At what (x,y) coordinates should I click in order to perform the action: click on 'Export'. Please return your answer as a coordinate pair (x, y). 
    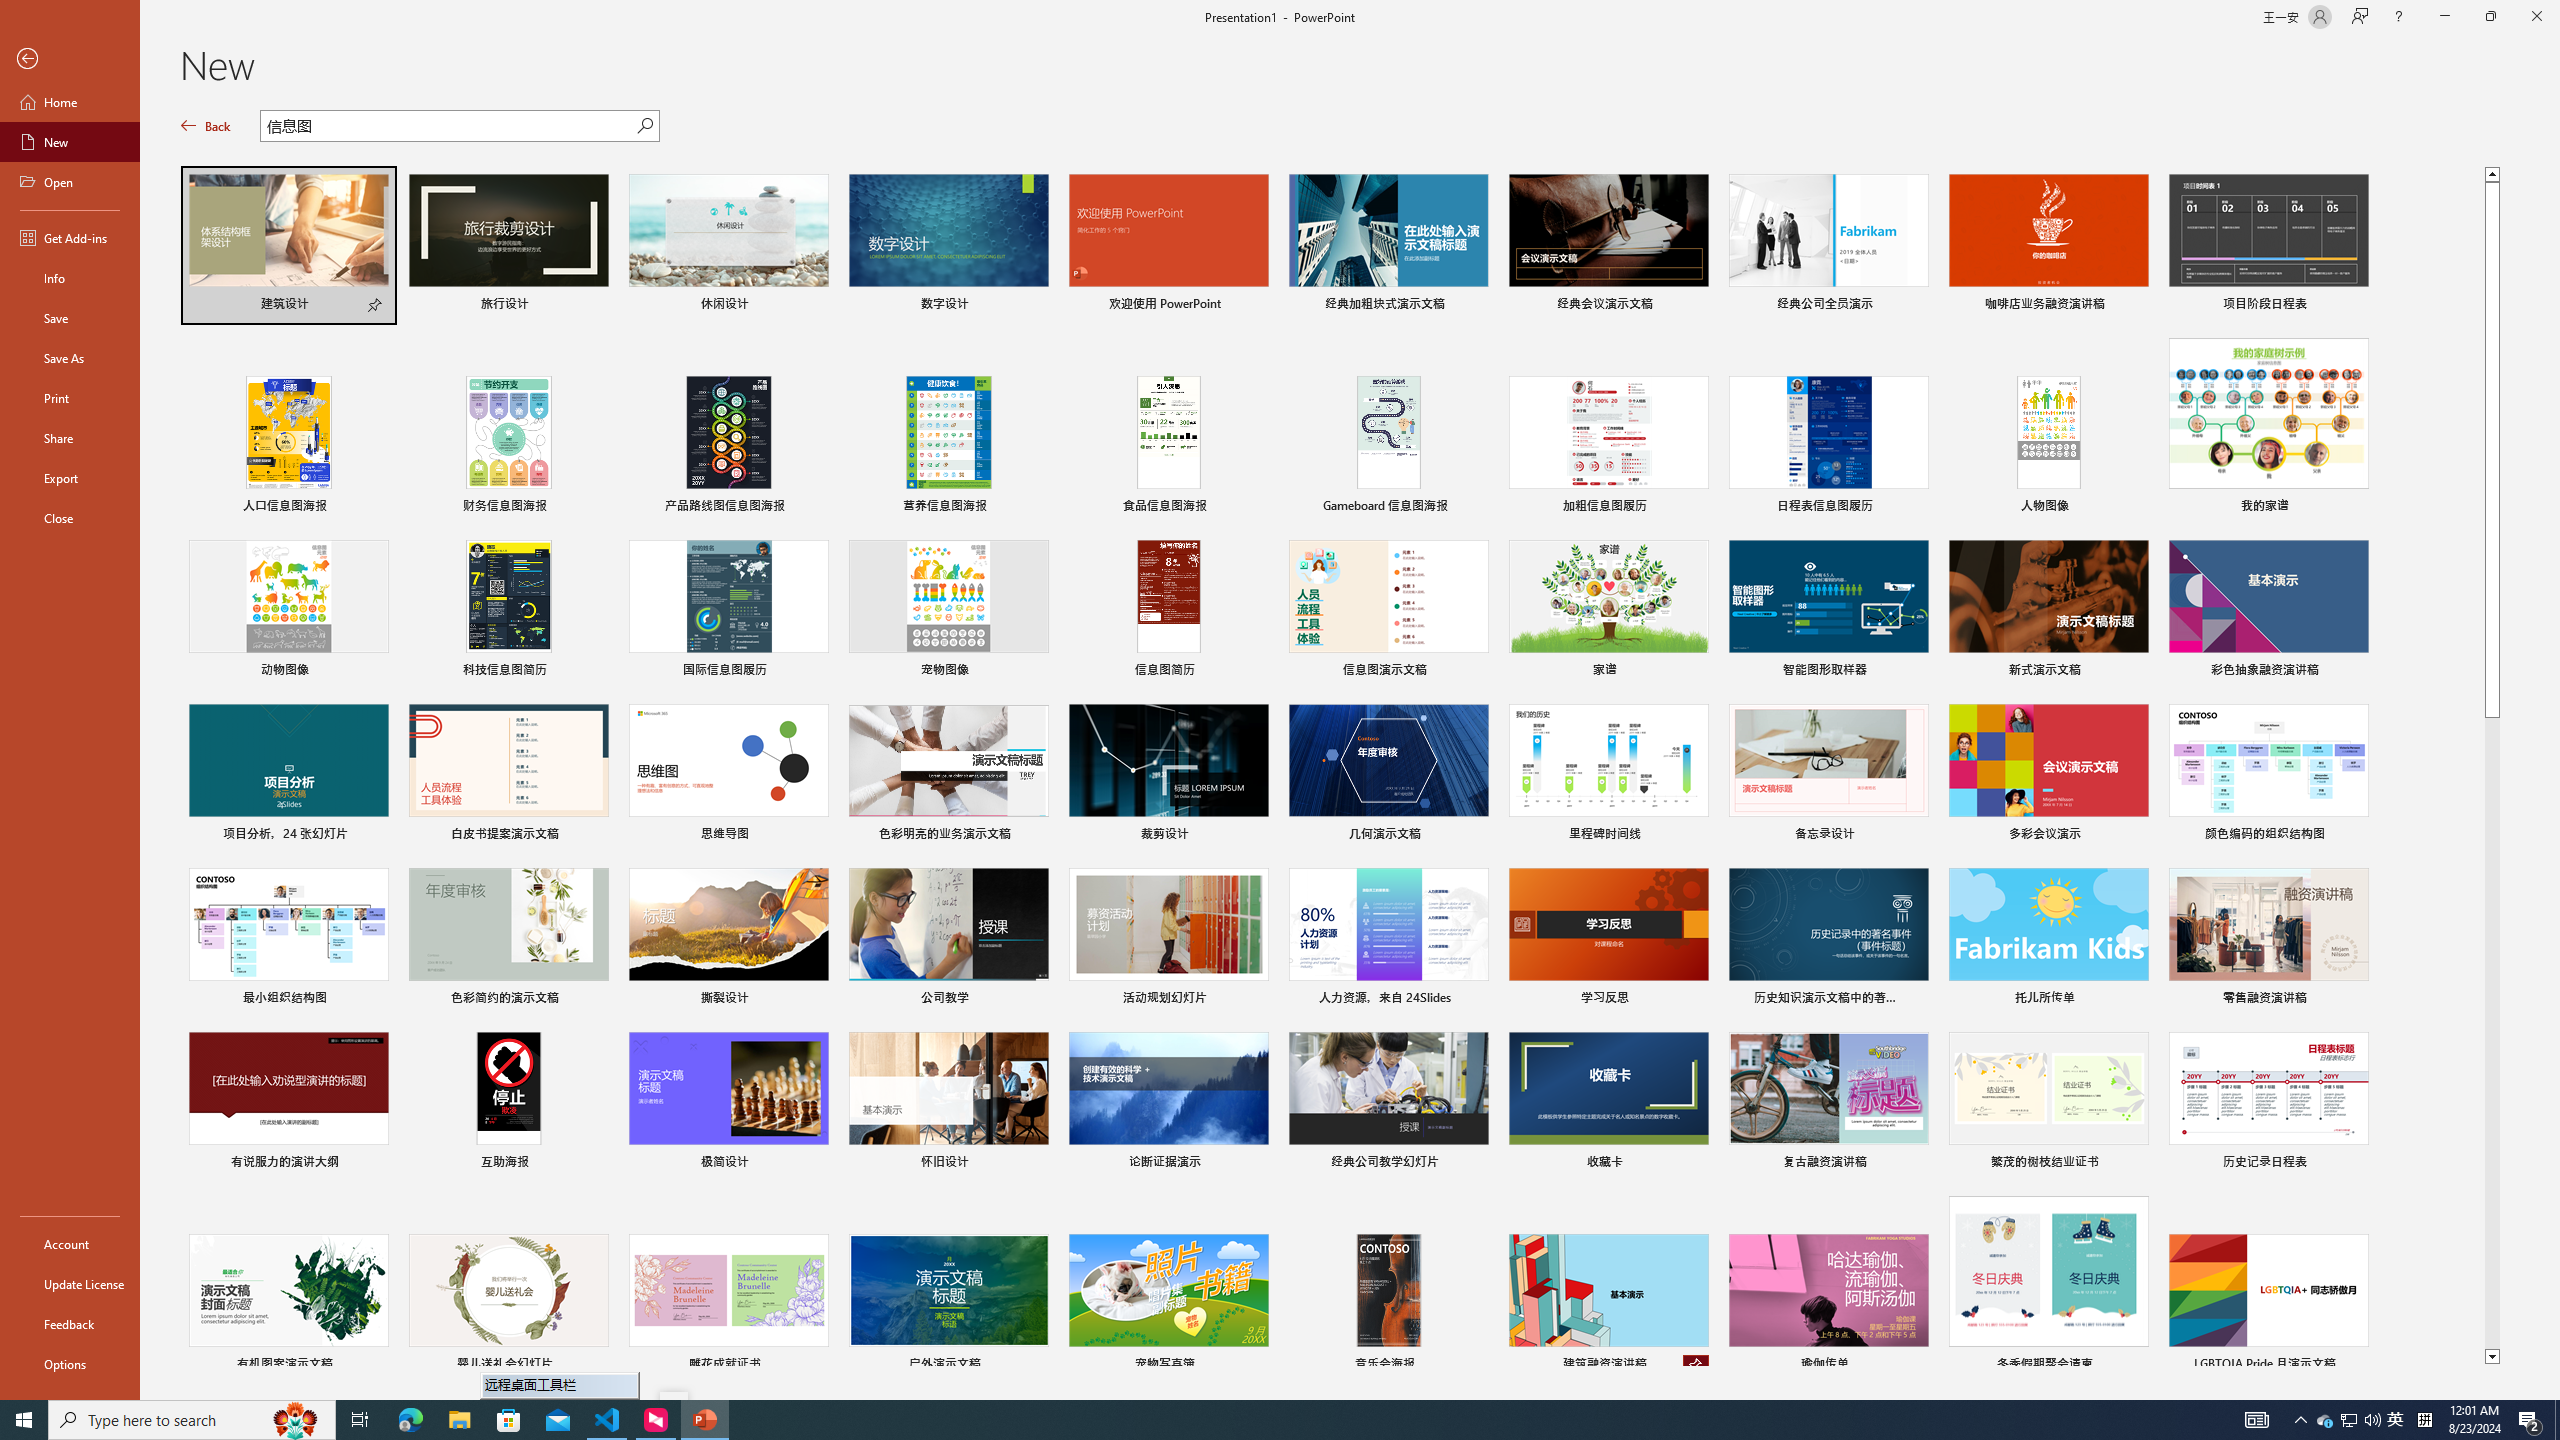
    Looking at the image, I should click on (69, 478).